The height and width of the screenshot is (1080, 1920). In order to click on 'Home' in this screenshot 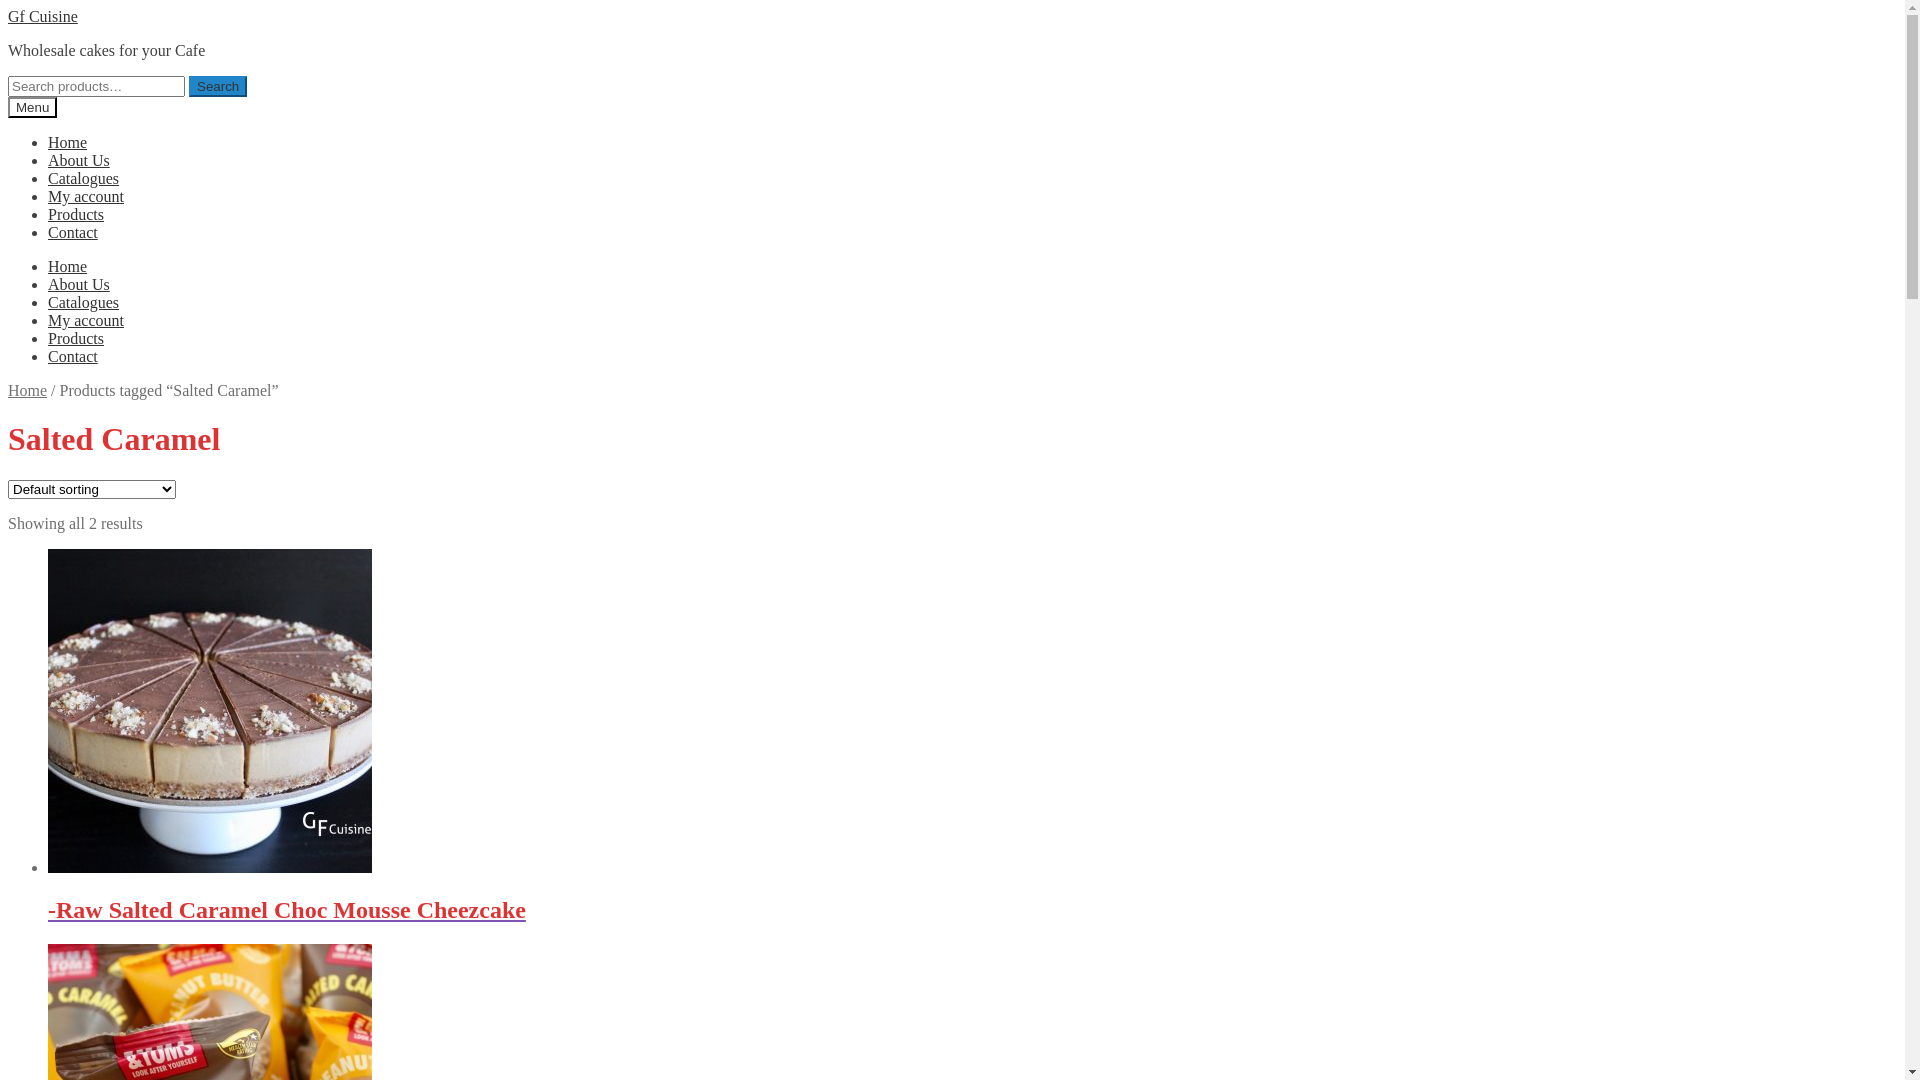, I will do `click(67, 265)`.